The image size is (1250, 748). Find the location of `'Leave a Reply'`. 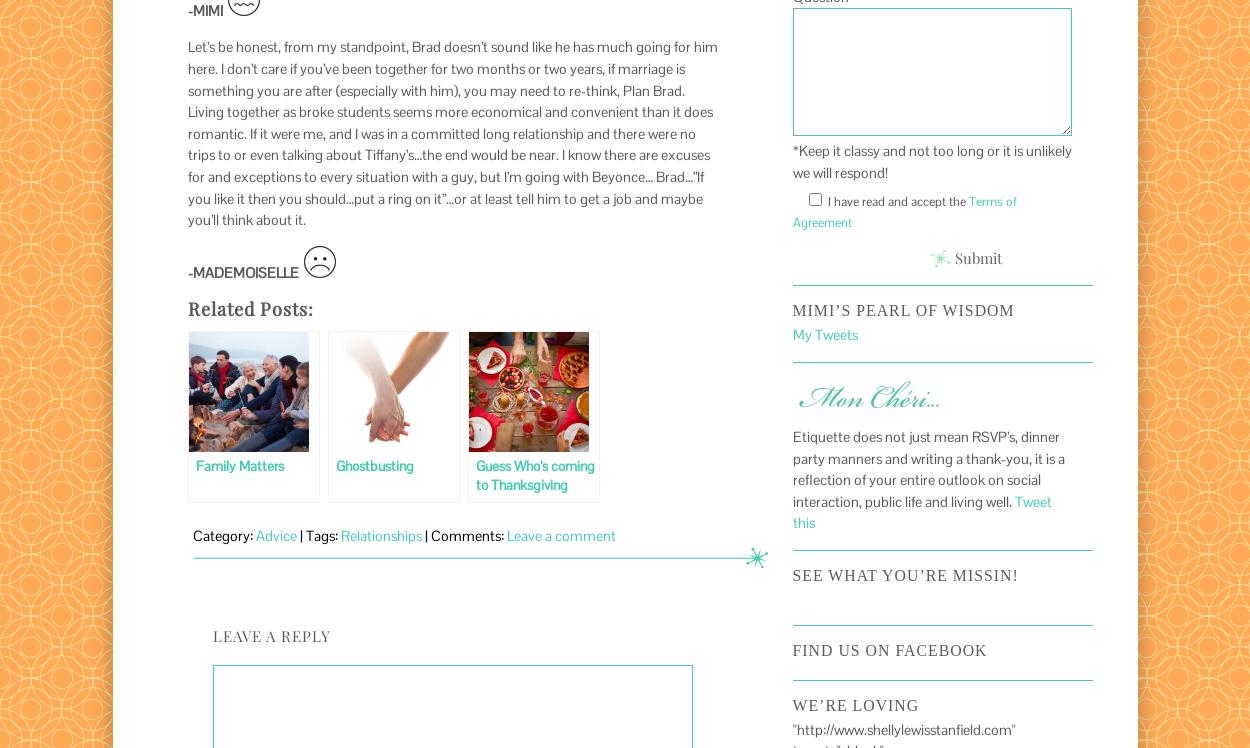

'Leave a Reply' is located at coordinates (271, 635).